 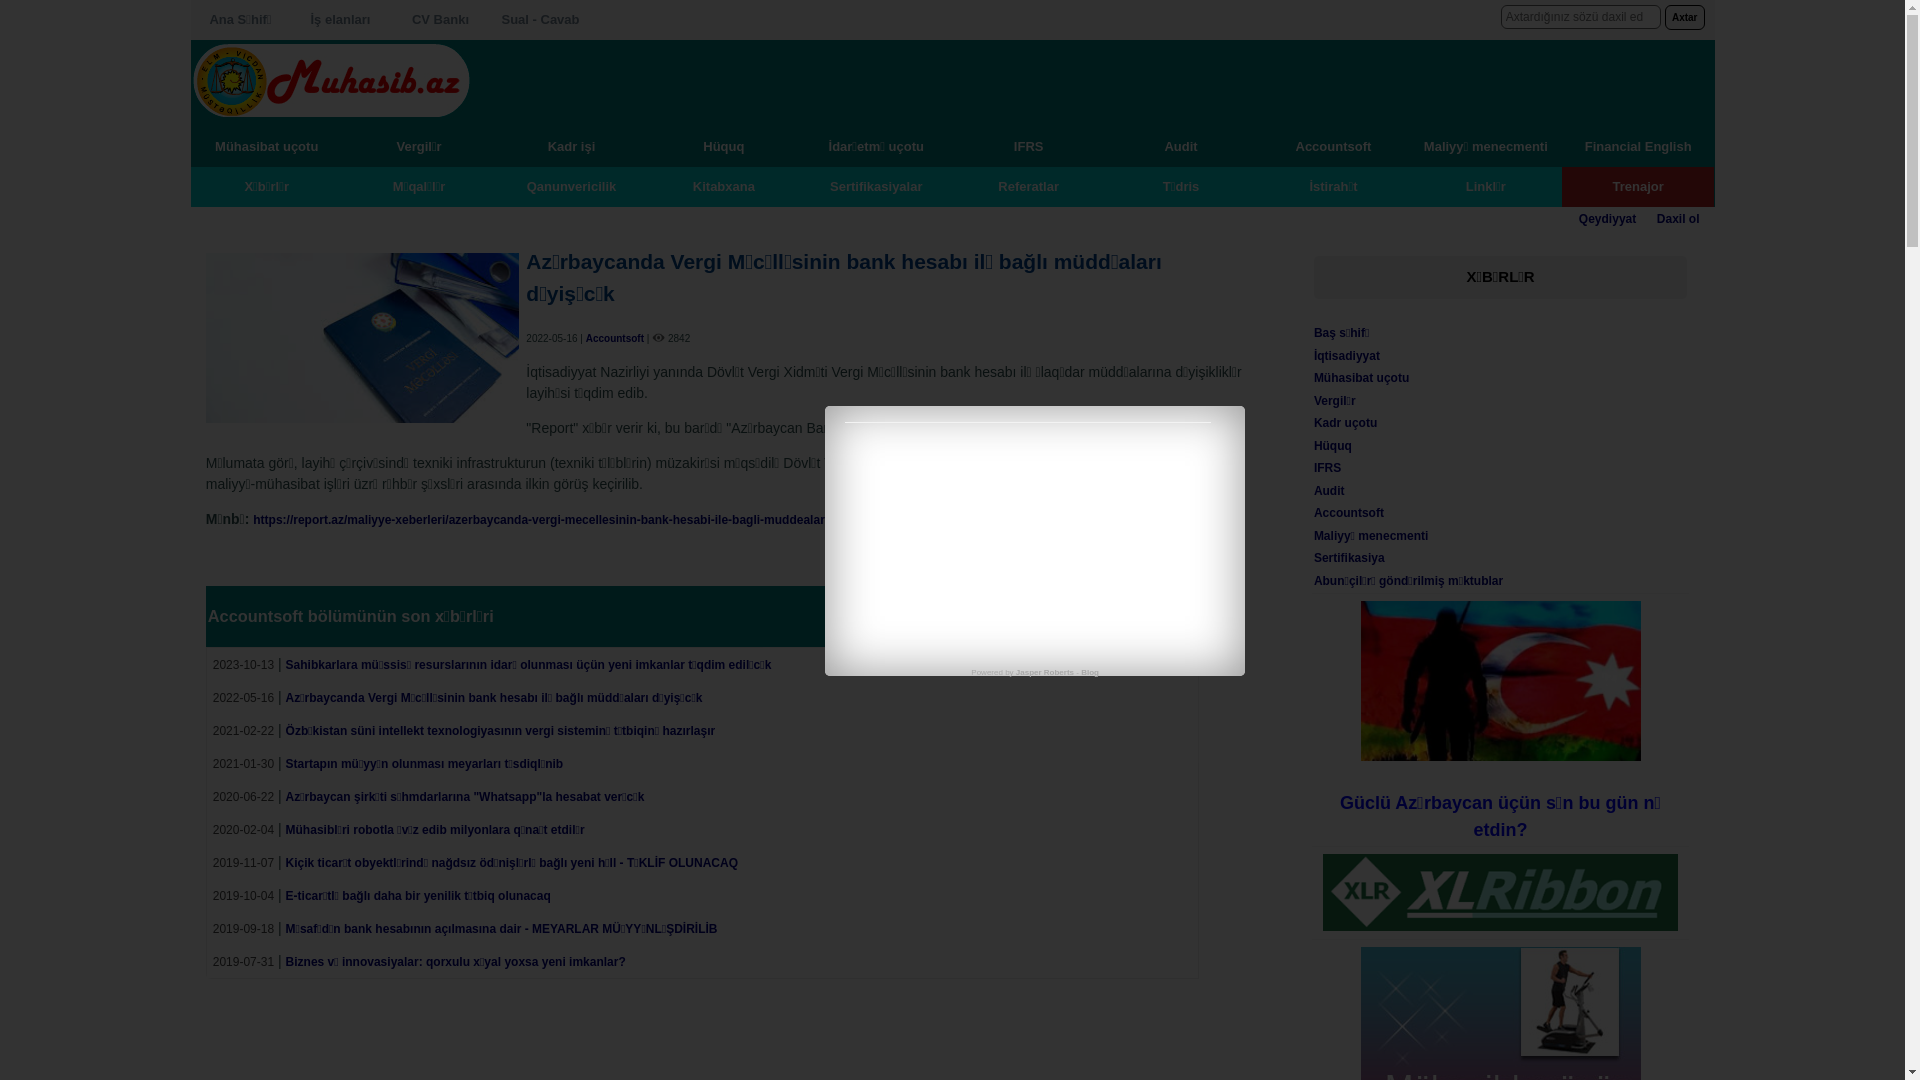 What do you see at coordinates (1333, 145) in the screenshot?
I see `'Accountsoft'` at bounding box center [1333, 145].